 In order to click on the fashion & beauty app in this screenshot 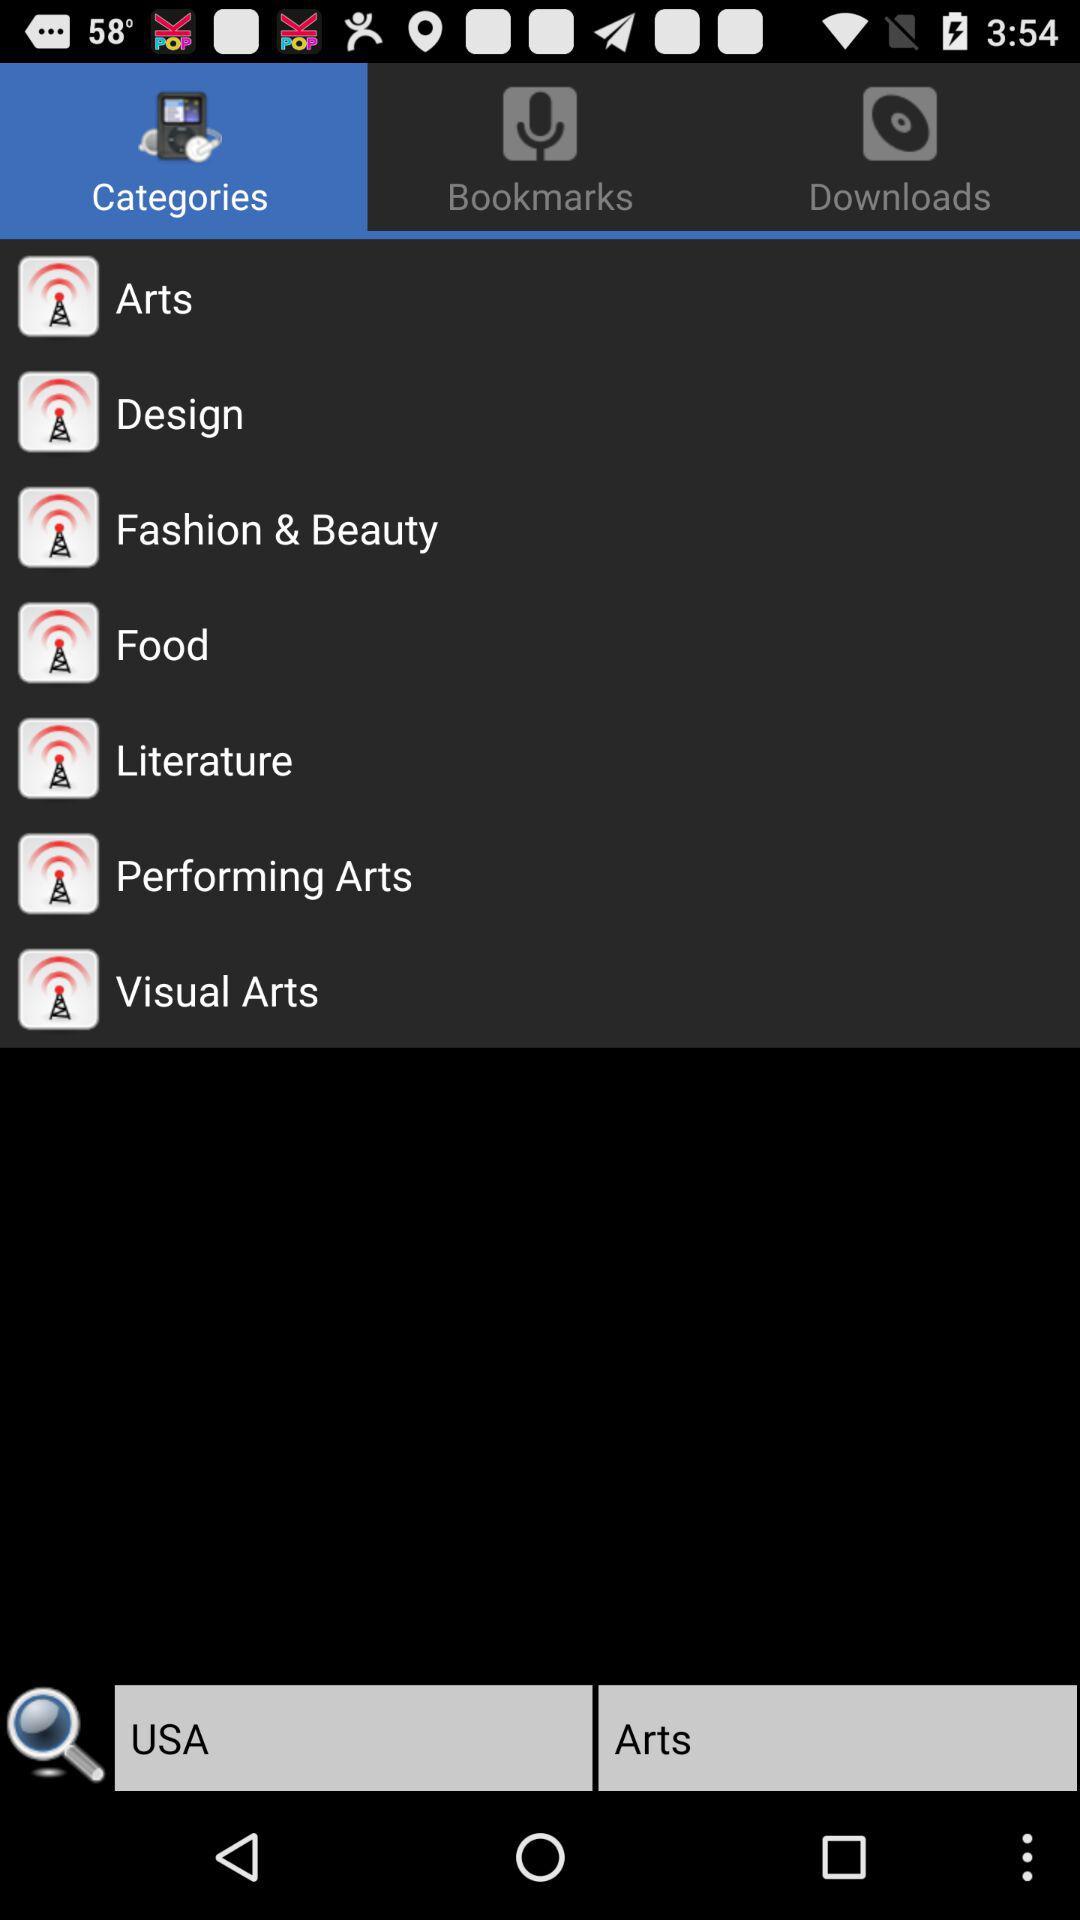, I will do `click(596, 528)`.